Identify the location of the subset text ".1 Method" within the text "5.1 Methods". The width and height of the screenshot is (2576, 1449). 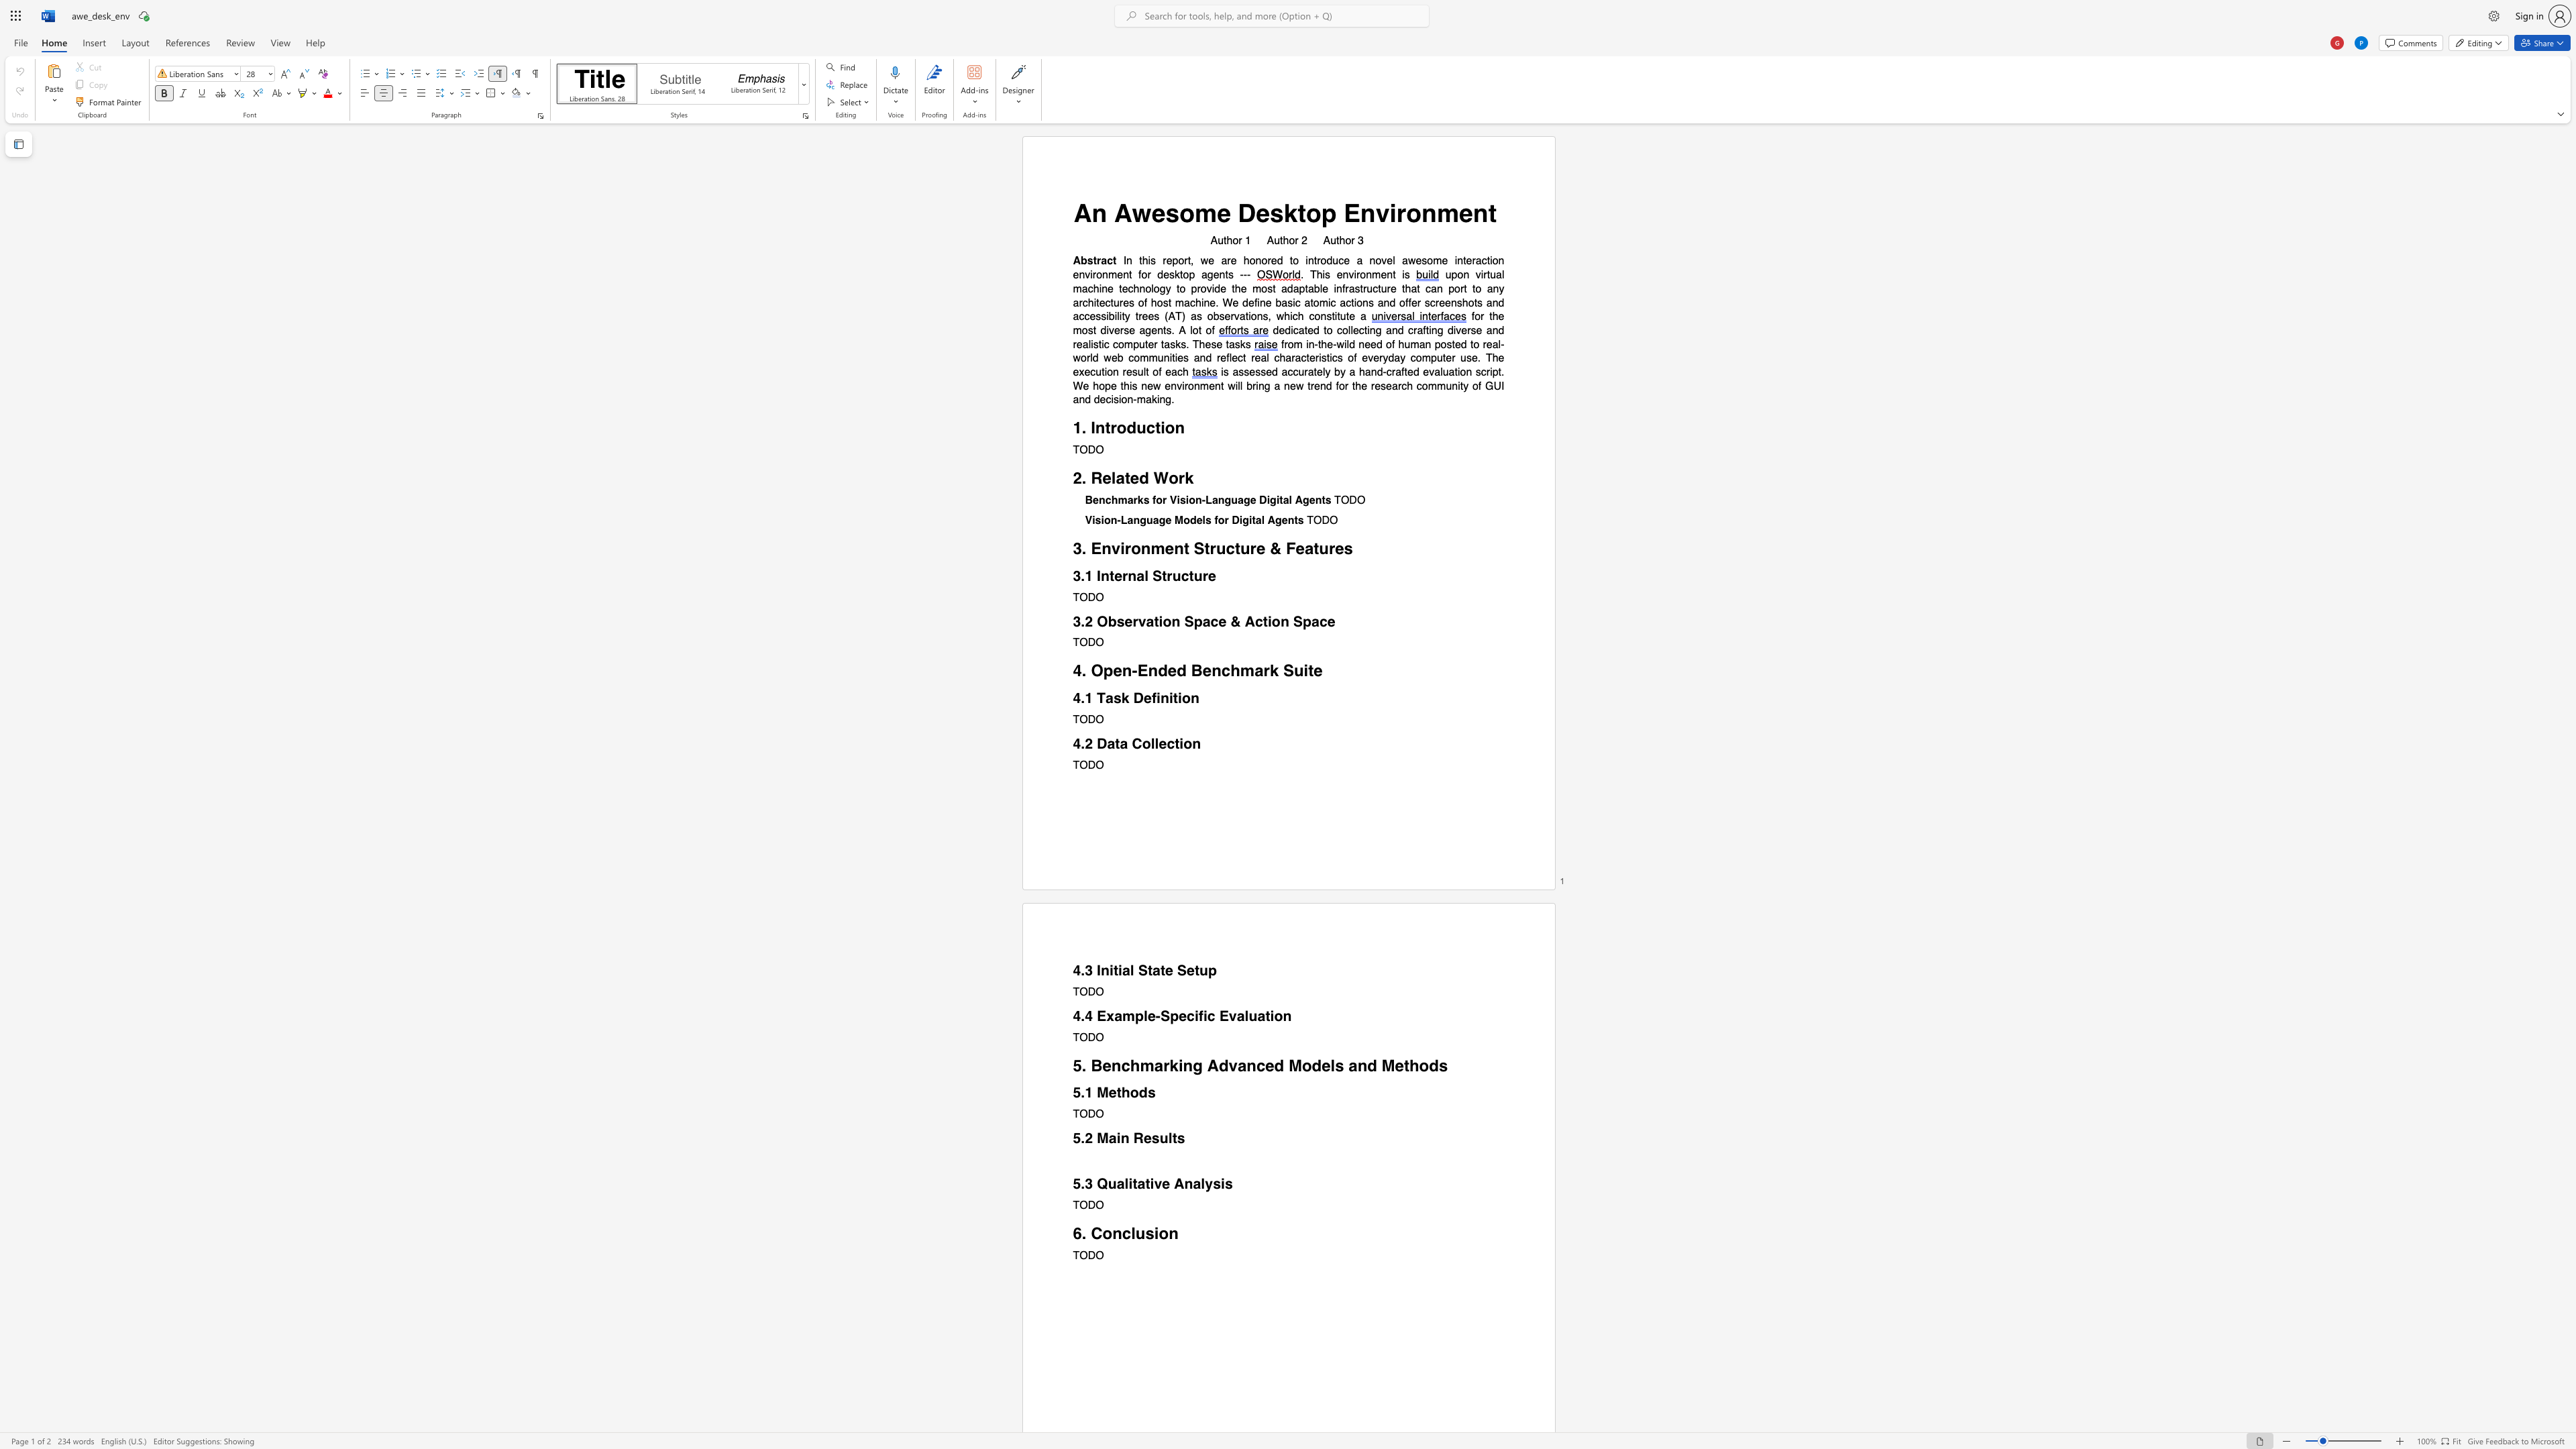
(1080, 1092).